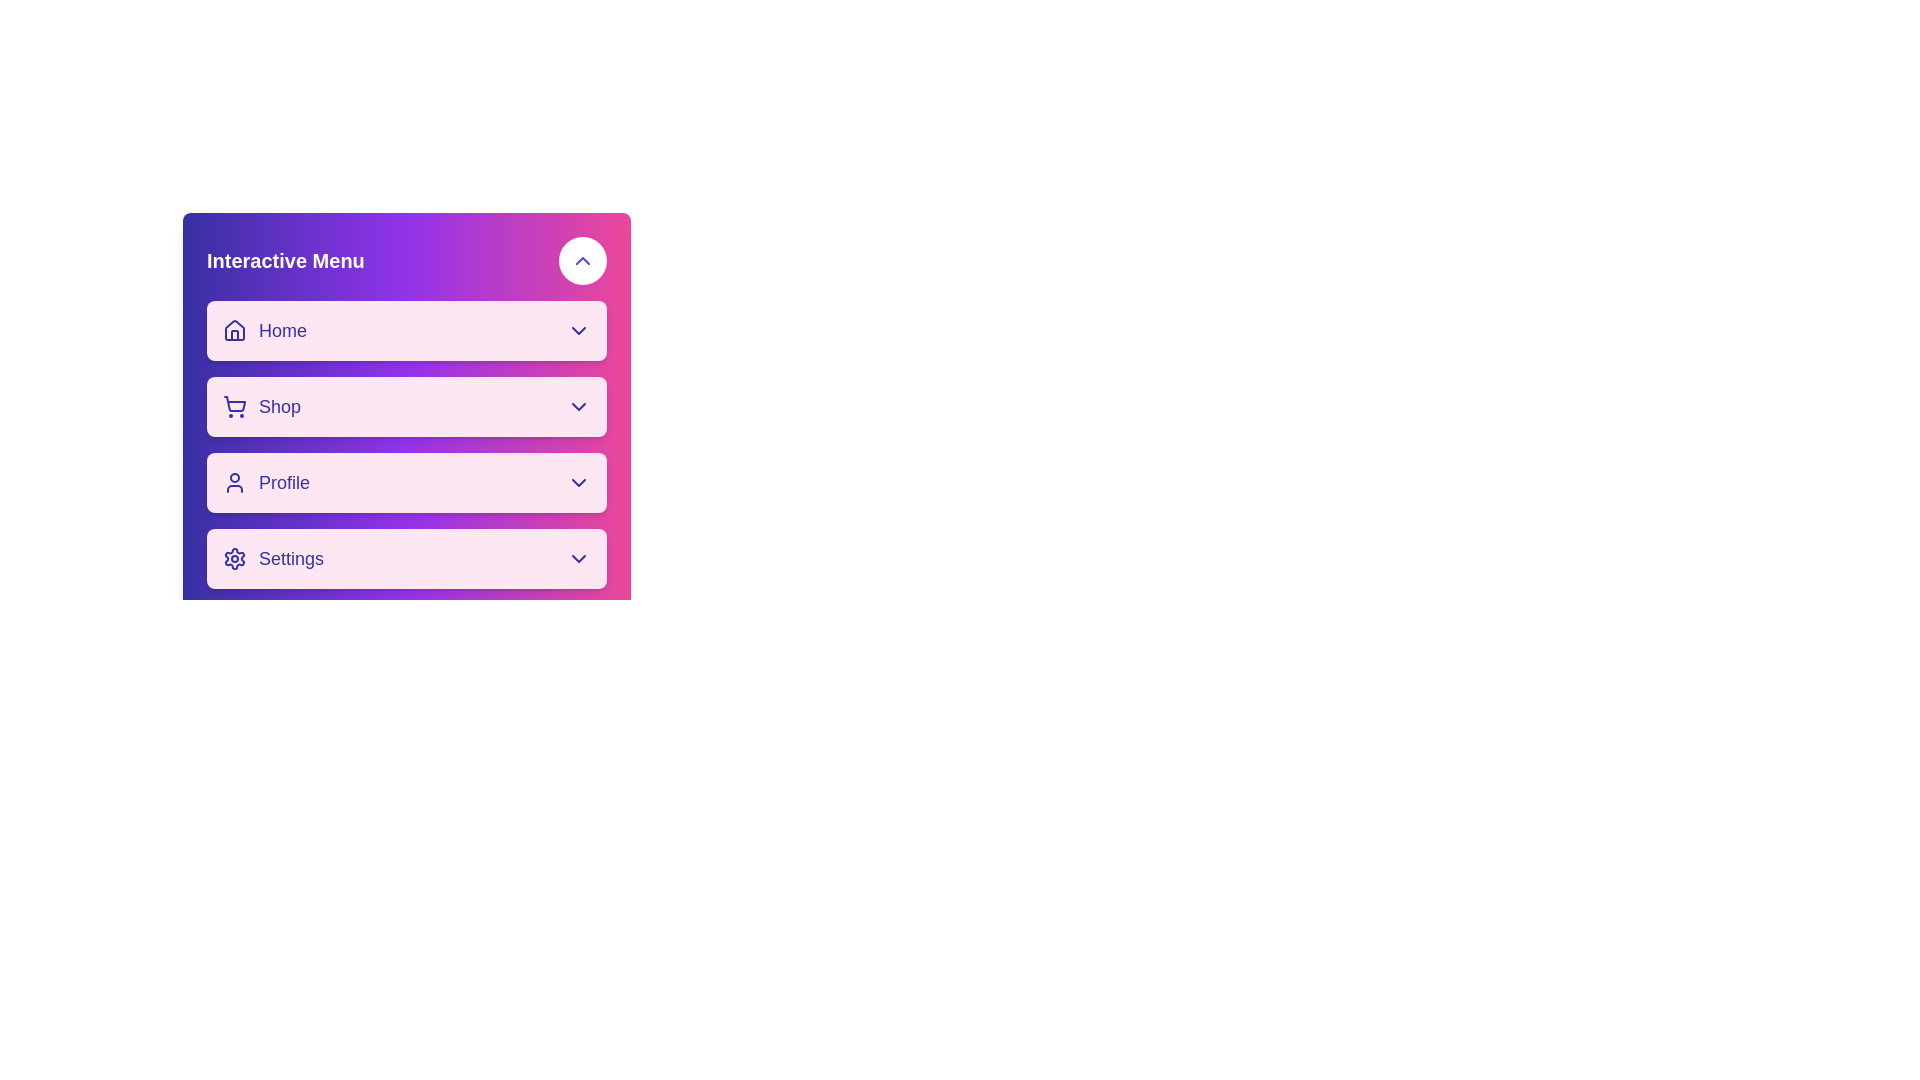  Describe the element at coordinates (272, 559) in the screenshot. I see `the 'Settings' menu item, which features a gear icon and bold text, located at the bottom of the menu layout` at that location.